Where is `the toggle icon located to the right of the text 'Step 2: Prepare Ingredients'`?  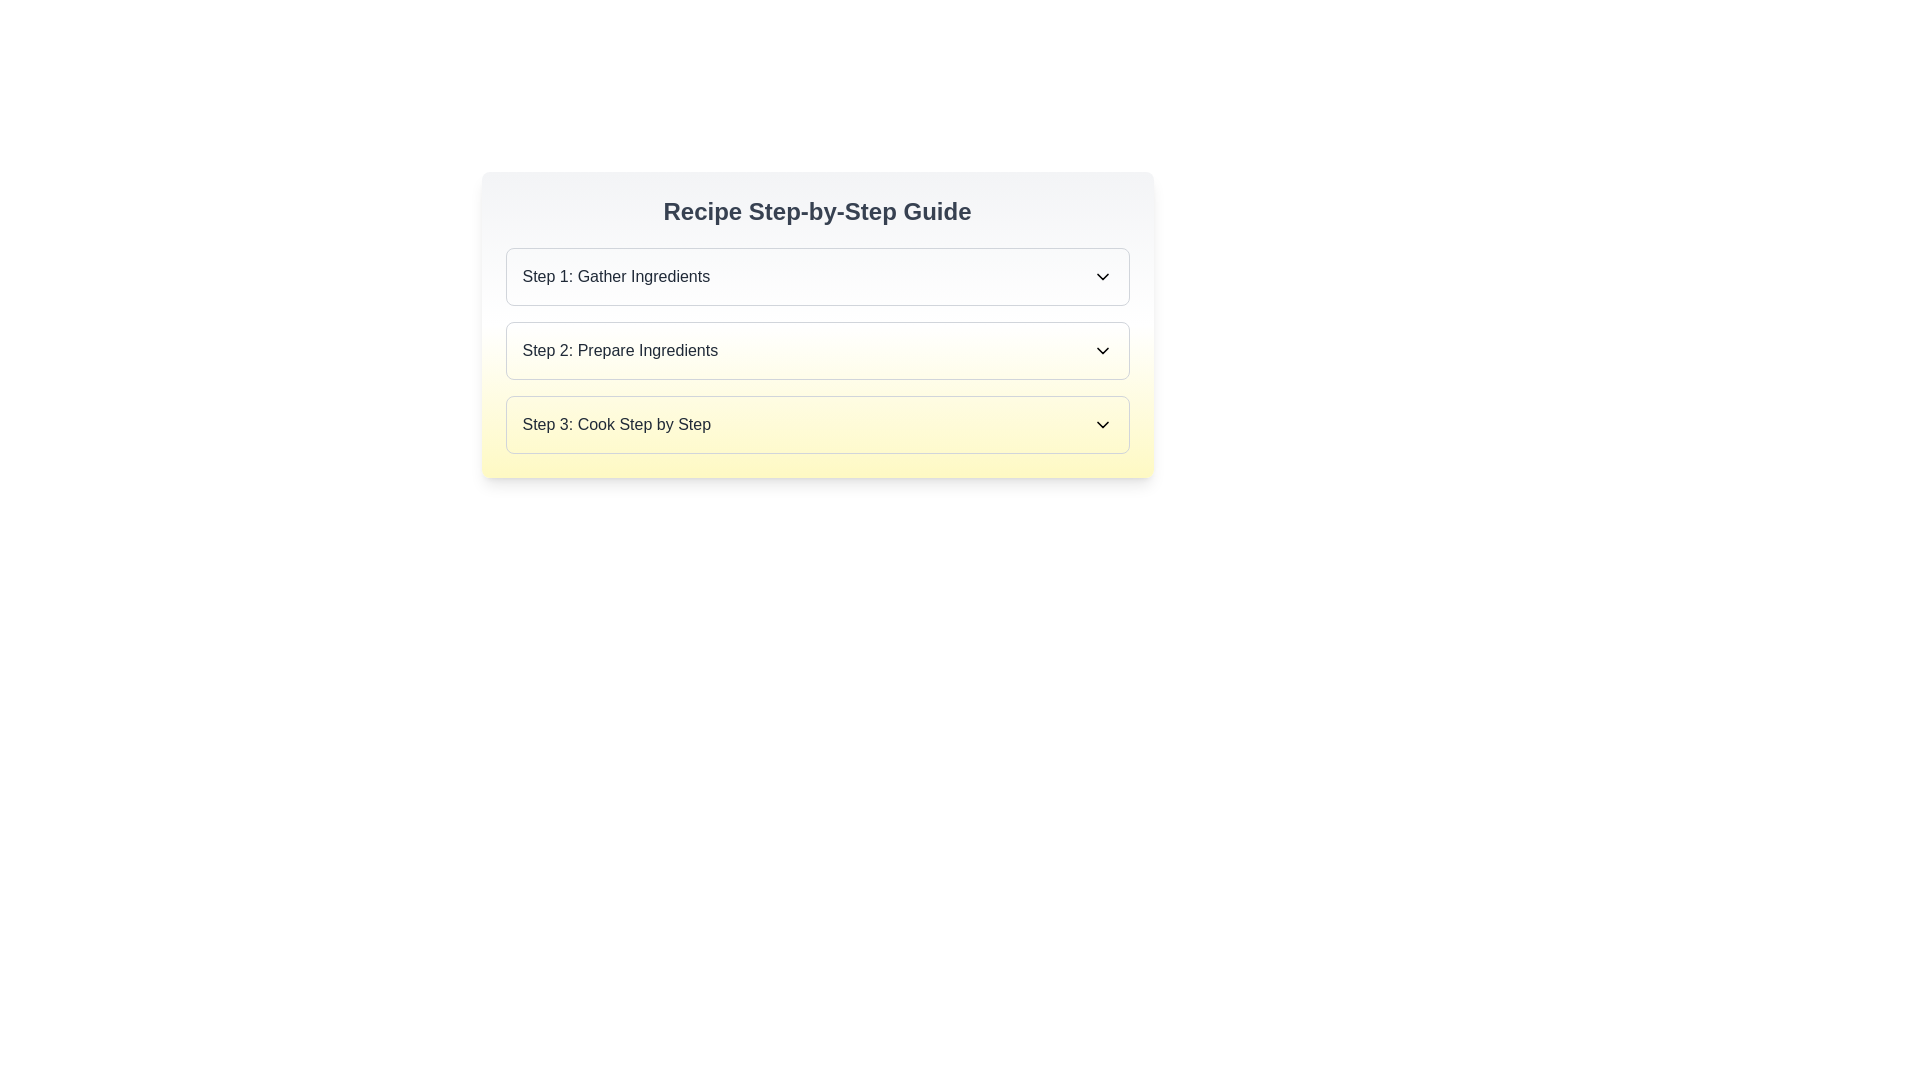
the toggle icon located to the right of the text 'Step 2: Prepare Ingredients' is located at coordinates (1101, 350).